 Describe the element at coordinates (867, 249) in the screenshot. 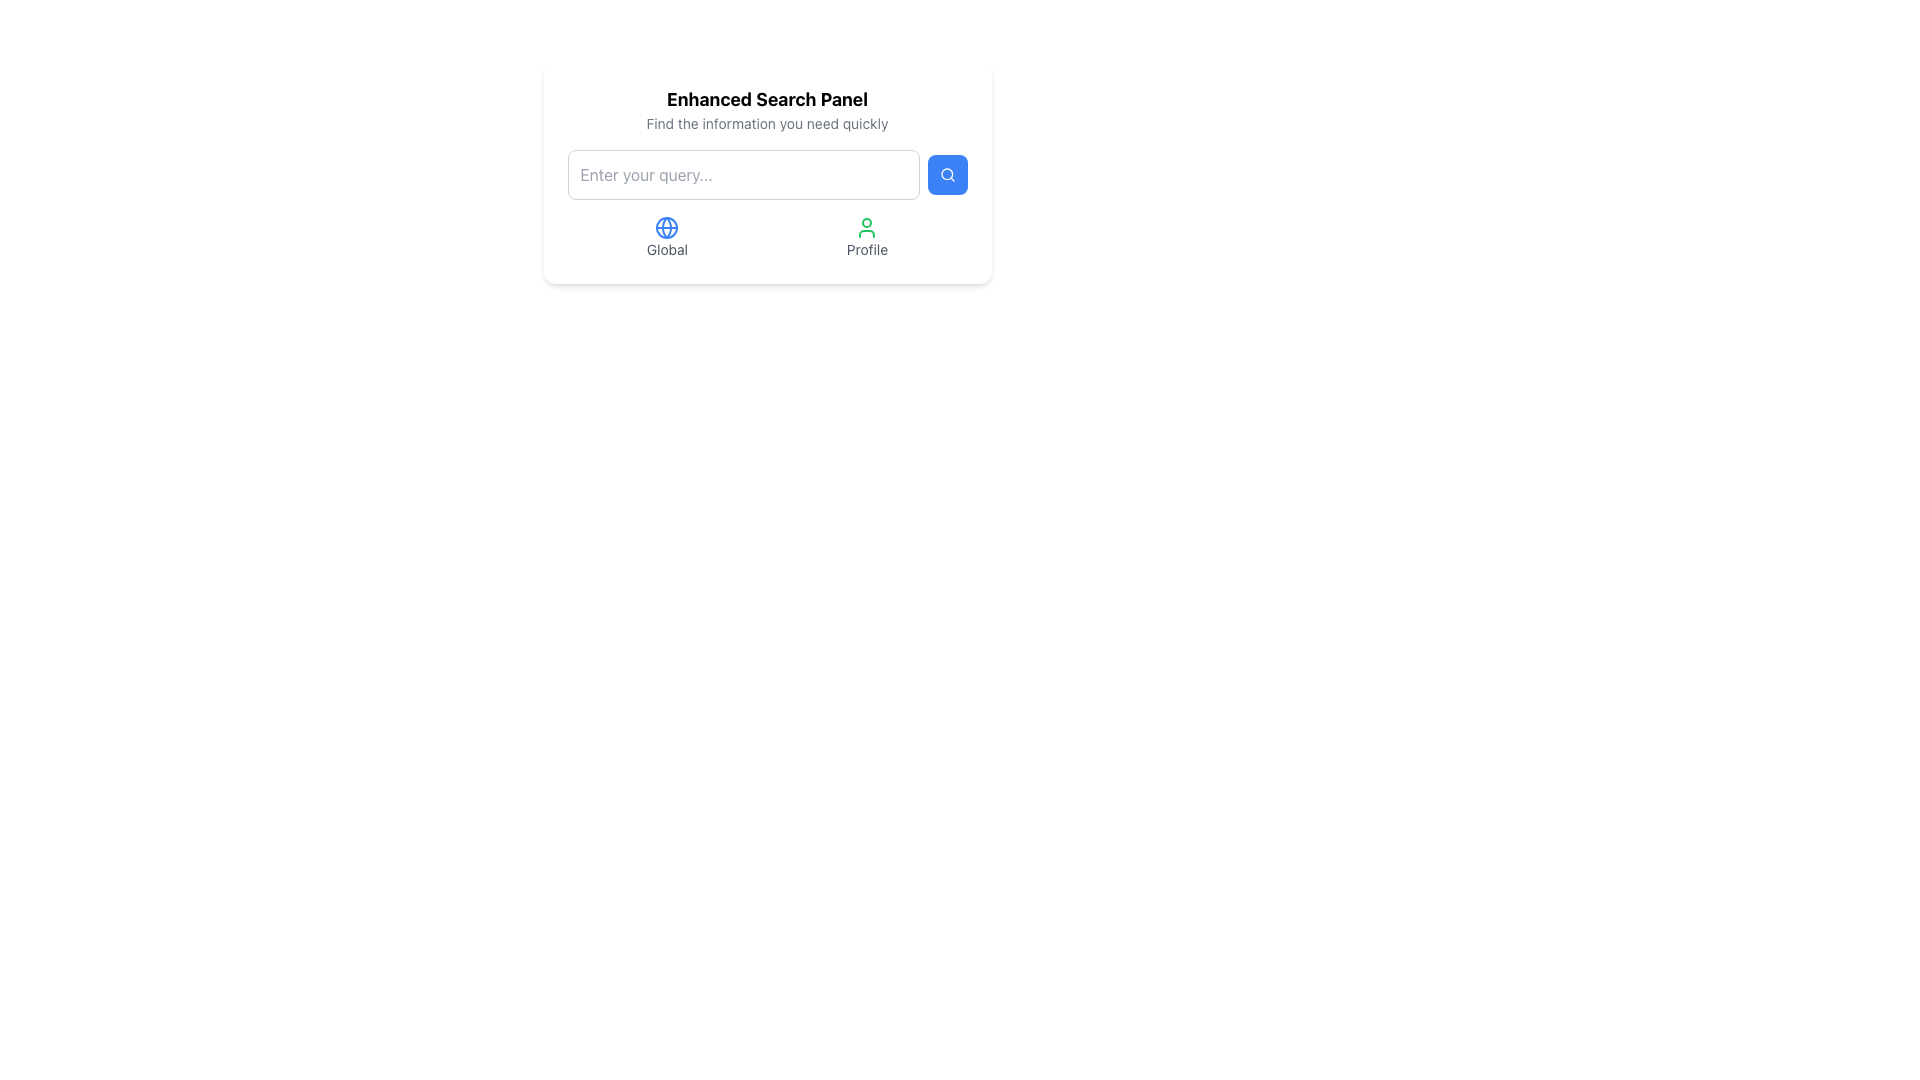

I see `the Static Text Label displaying 'Profile' which is styled with a small font size and gray color, located below a user profile icon` at that location.